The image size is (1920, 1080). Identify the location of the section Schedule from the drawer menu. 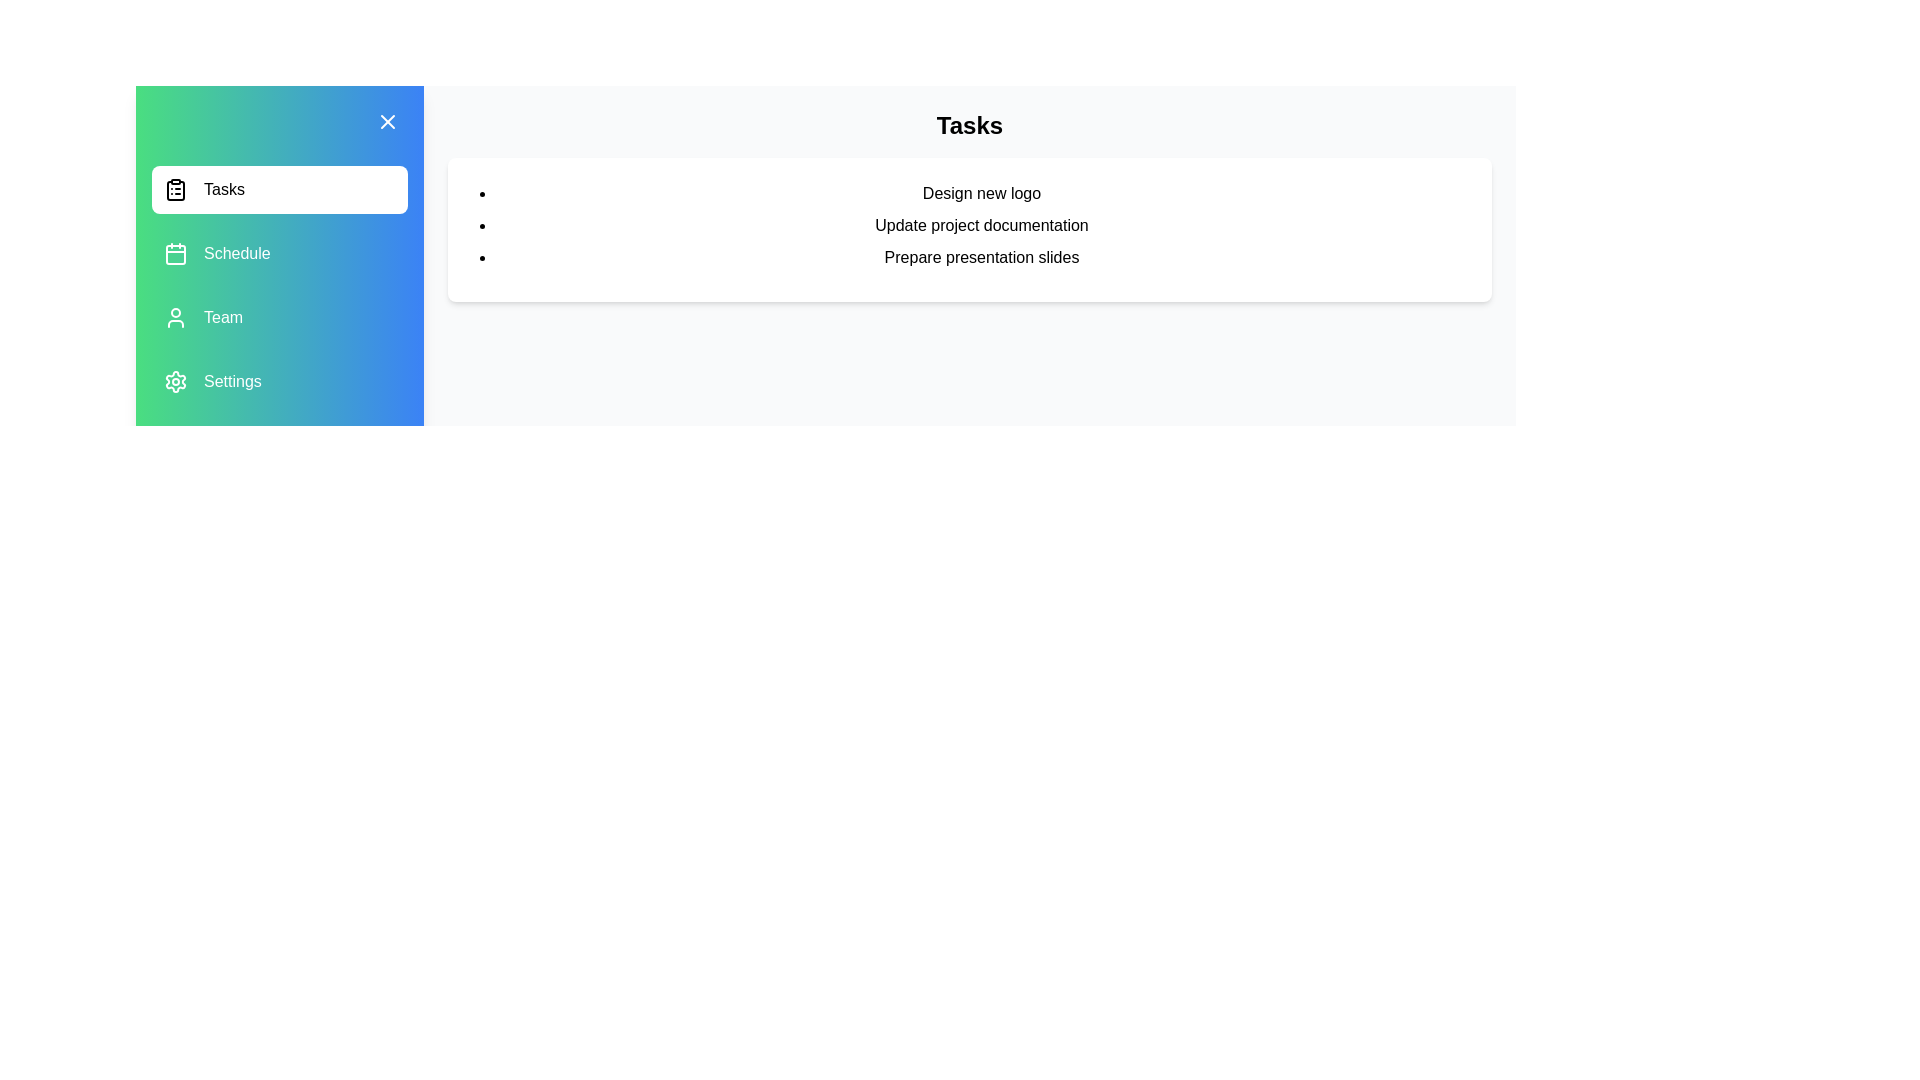
(278, 253).